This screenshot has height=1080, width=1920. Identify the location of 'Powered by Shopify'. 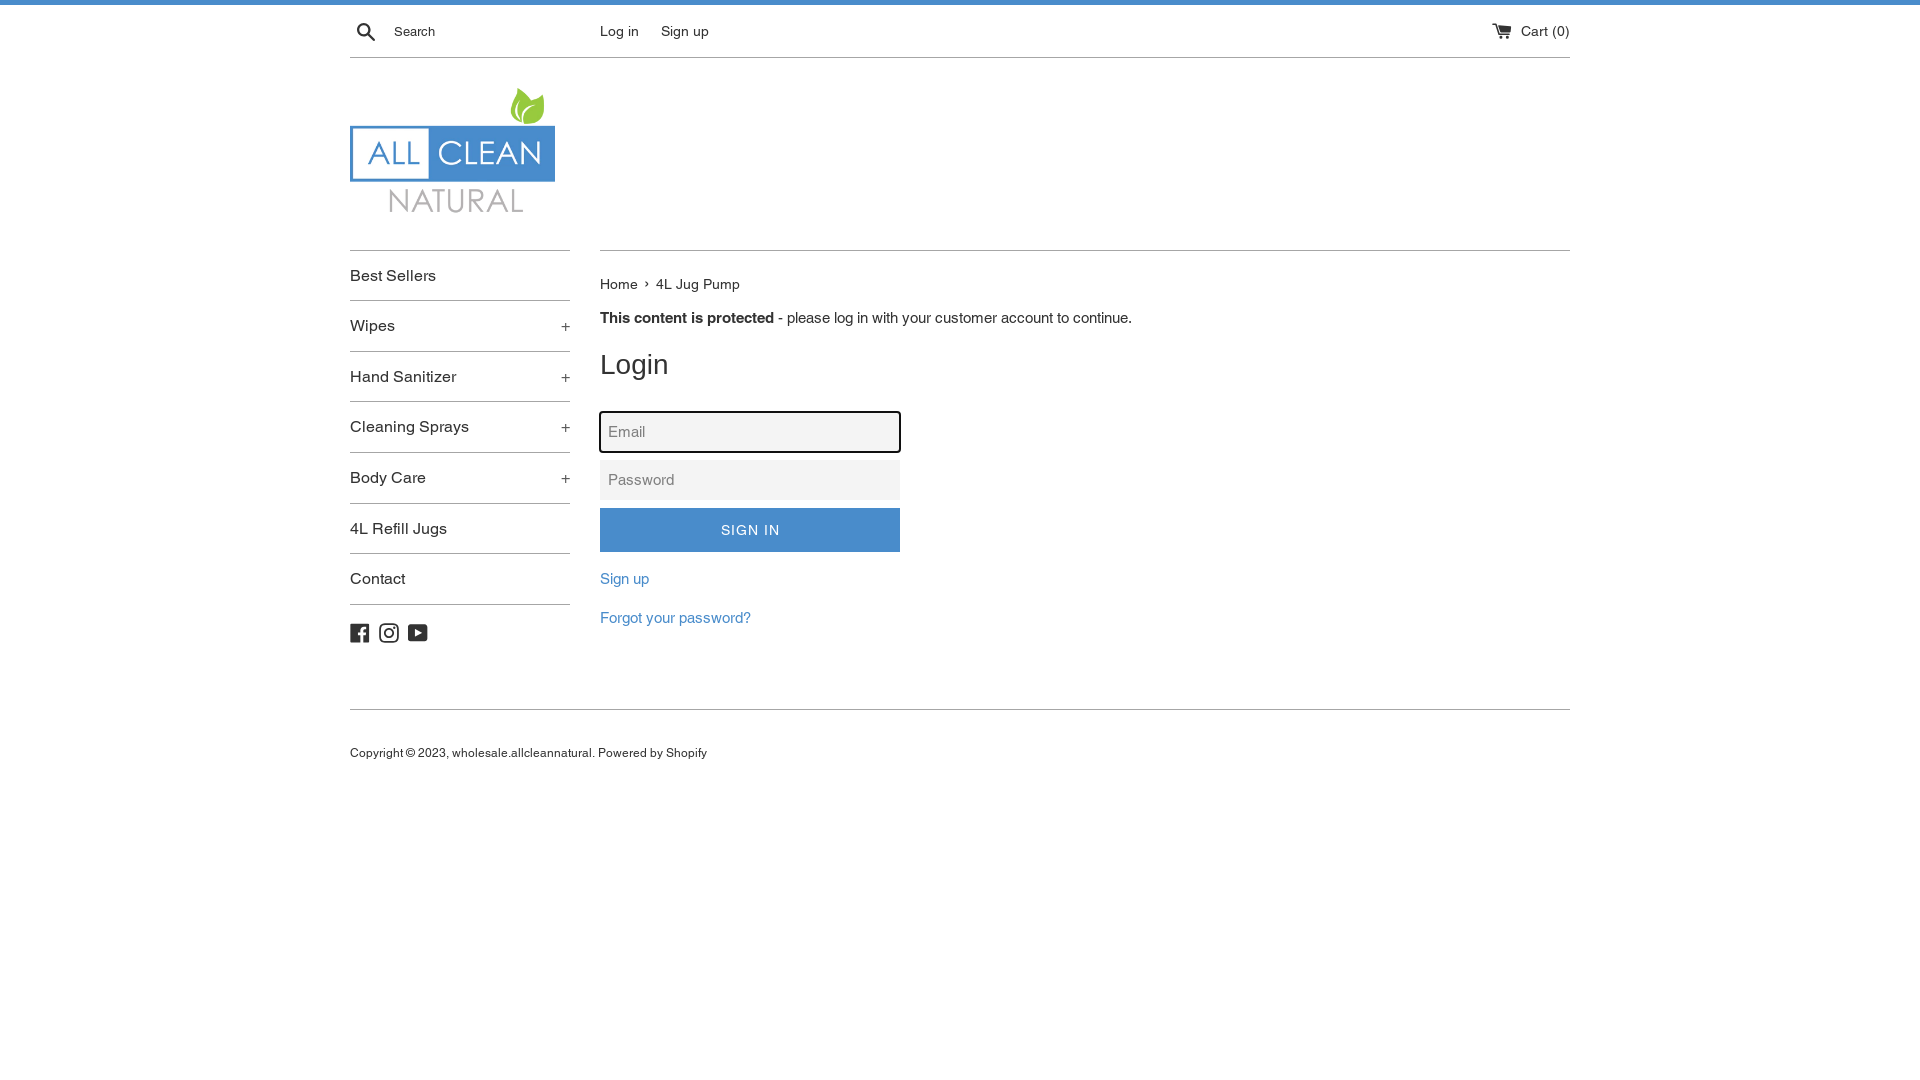
(652, 752).